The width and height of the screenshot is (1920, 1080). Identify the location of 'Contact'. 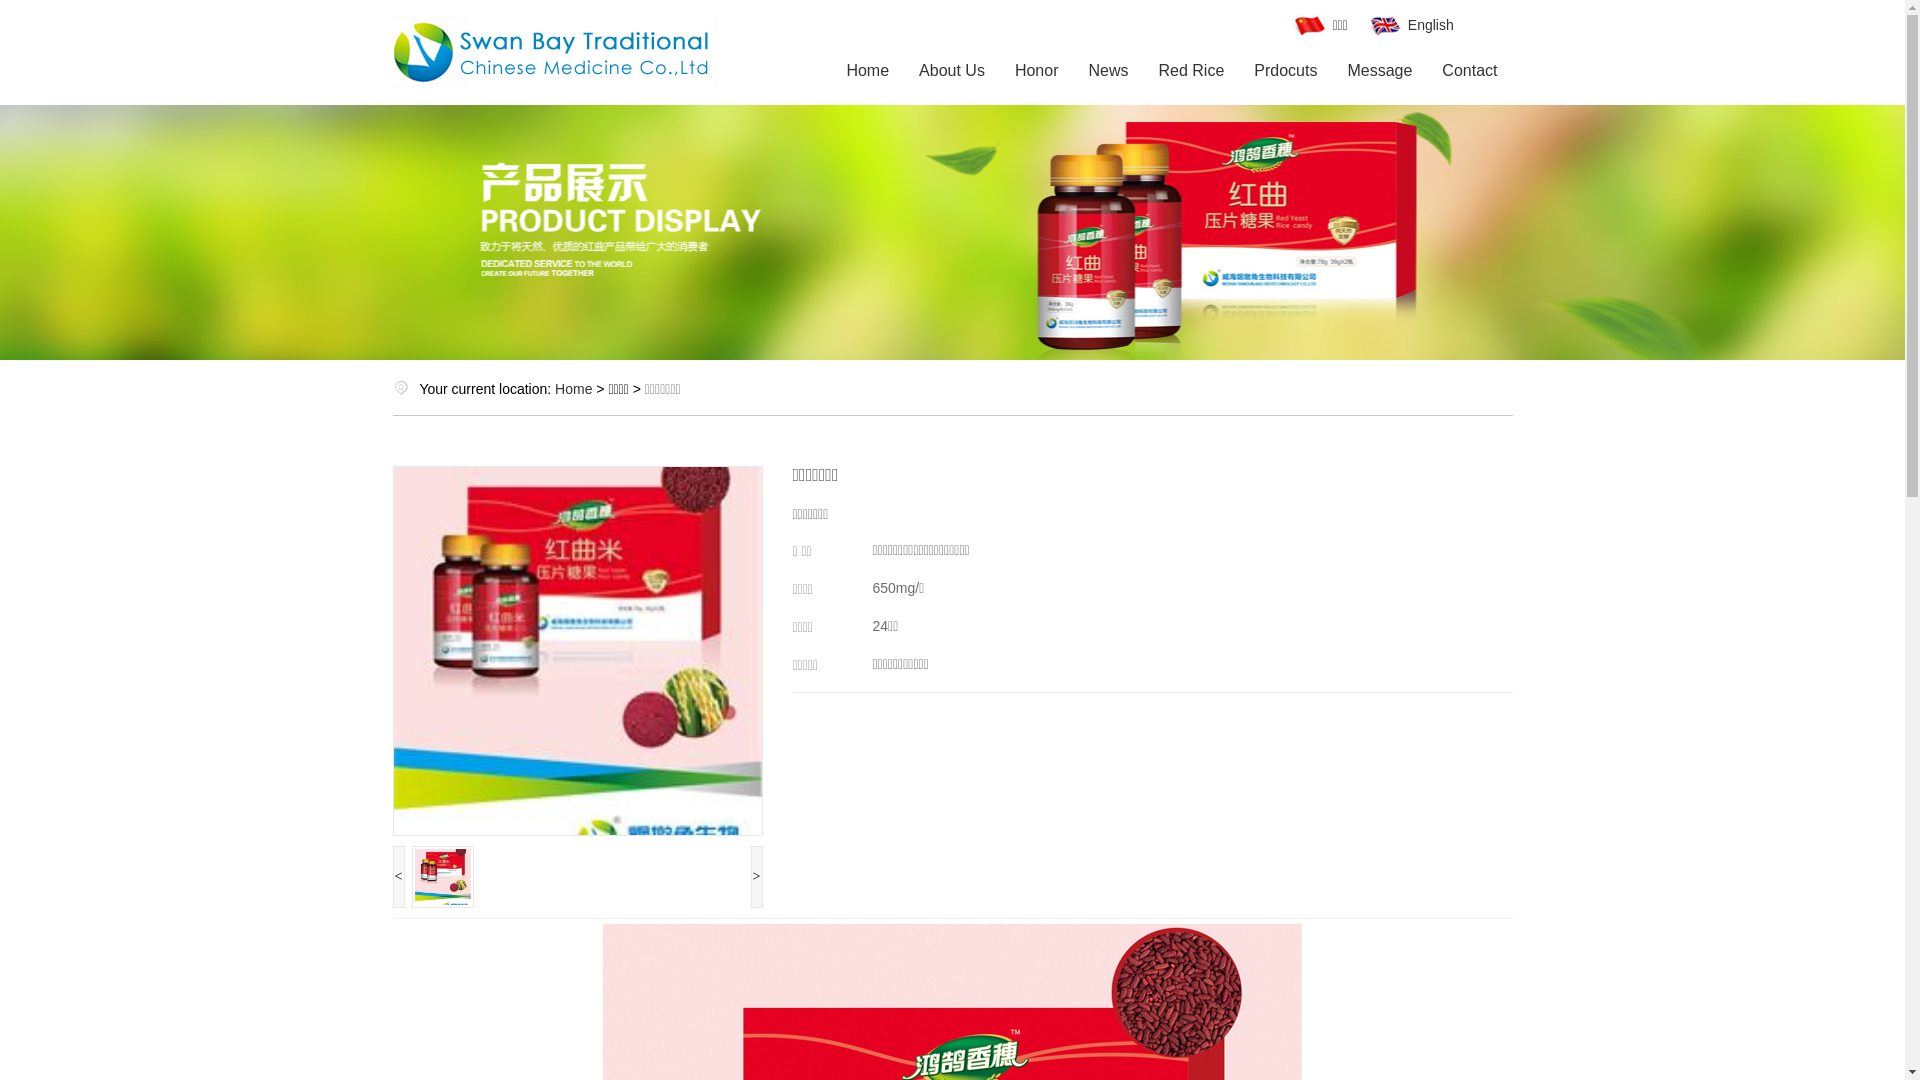
(1469, 69).